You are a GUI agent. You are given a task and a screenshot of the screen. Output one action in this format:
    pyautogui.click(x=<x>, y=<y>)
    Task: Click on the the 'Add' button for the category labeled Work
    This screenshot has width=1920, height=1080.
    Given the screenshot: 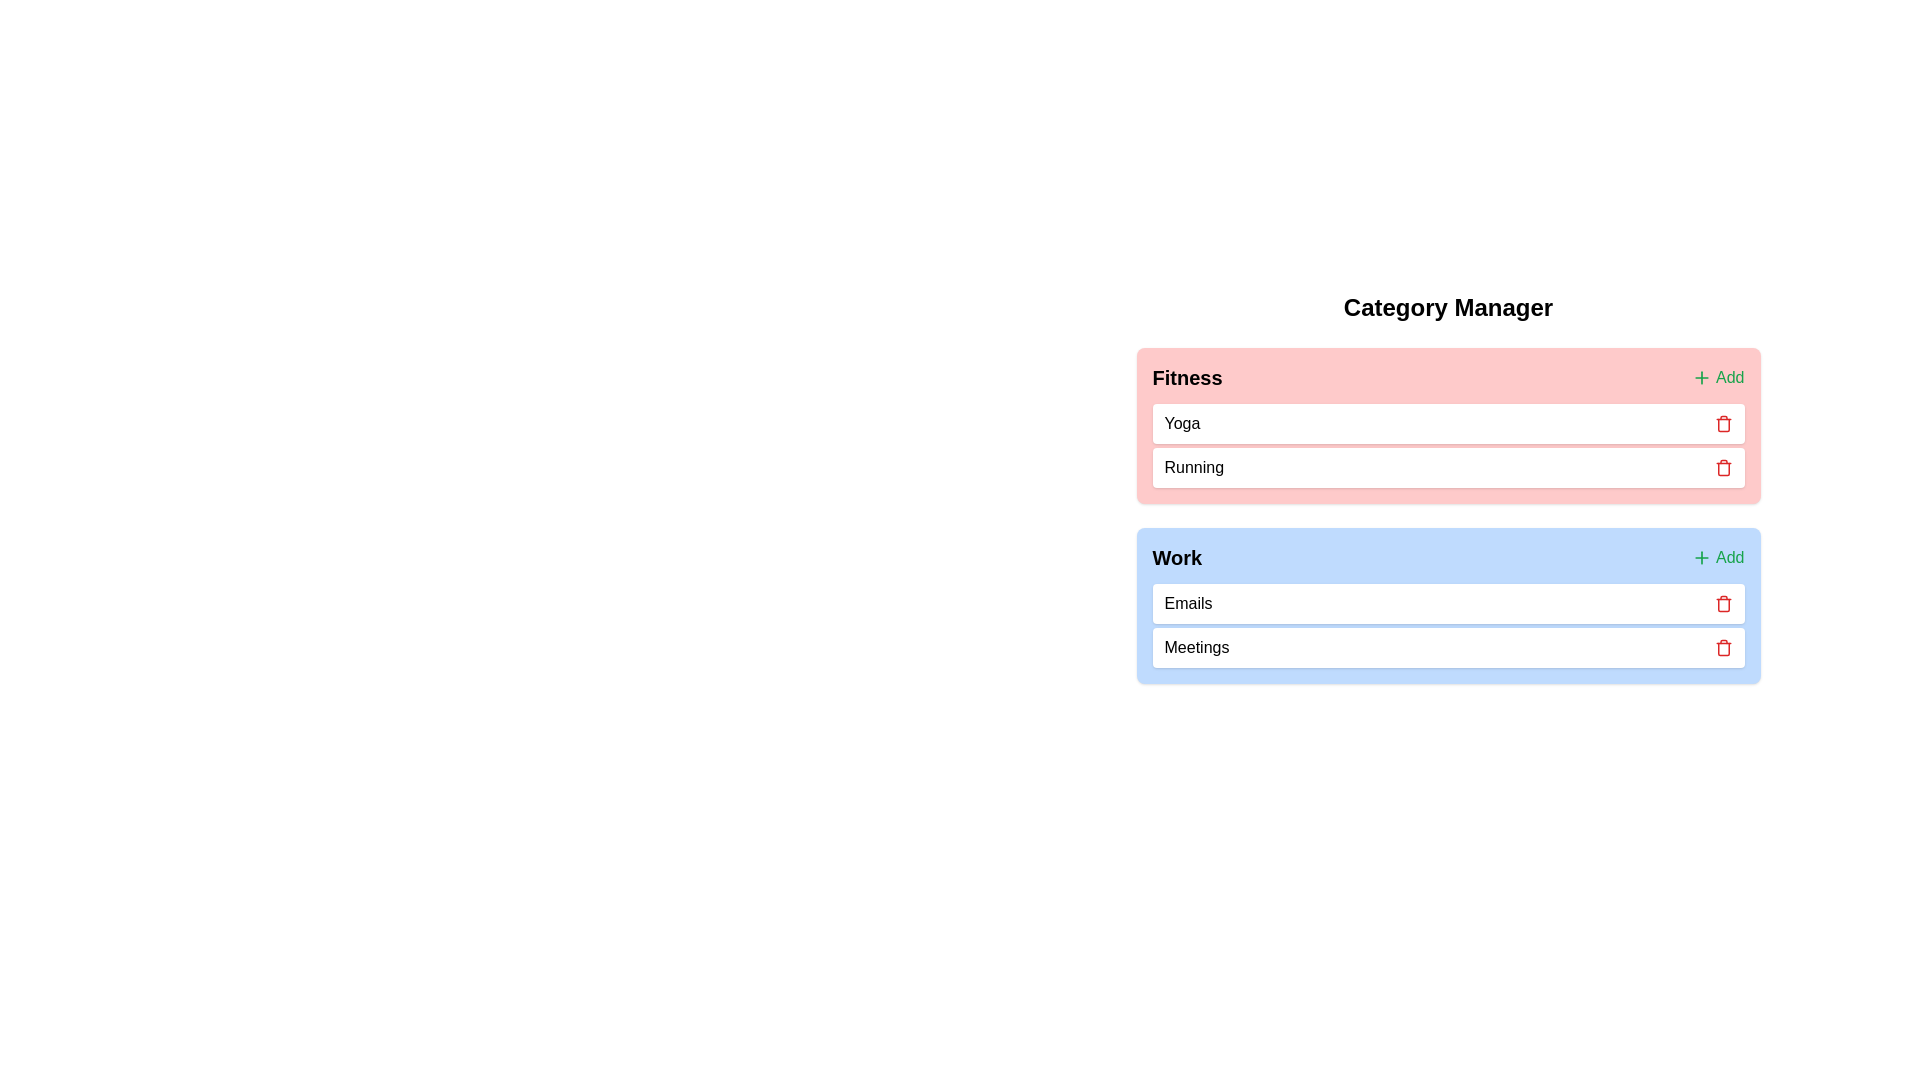 What is the action you would take?
    pyautogui.click(x=1717, y=558)
    